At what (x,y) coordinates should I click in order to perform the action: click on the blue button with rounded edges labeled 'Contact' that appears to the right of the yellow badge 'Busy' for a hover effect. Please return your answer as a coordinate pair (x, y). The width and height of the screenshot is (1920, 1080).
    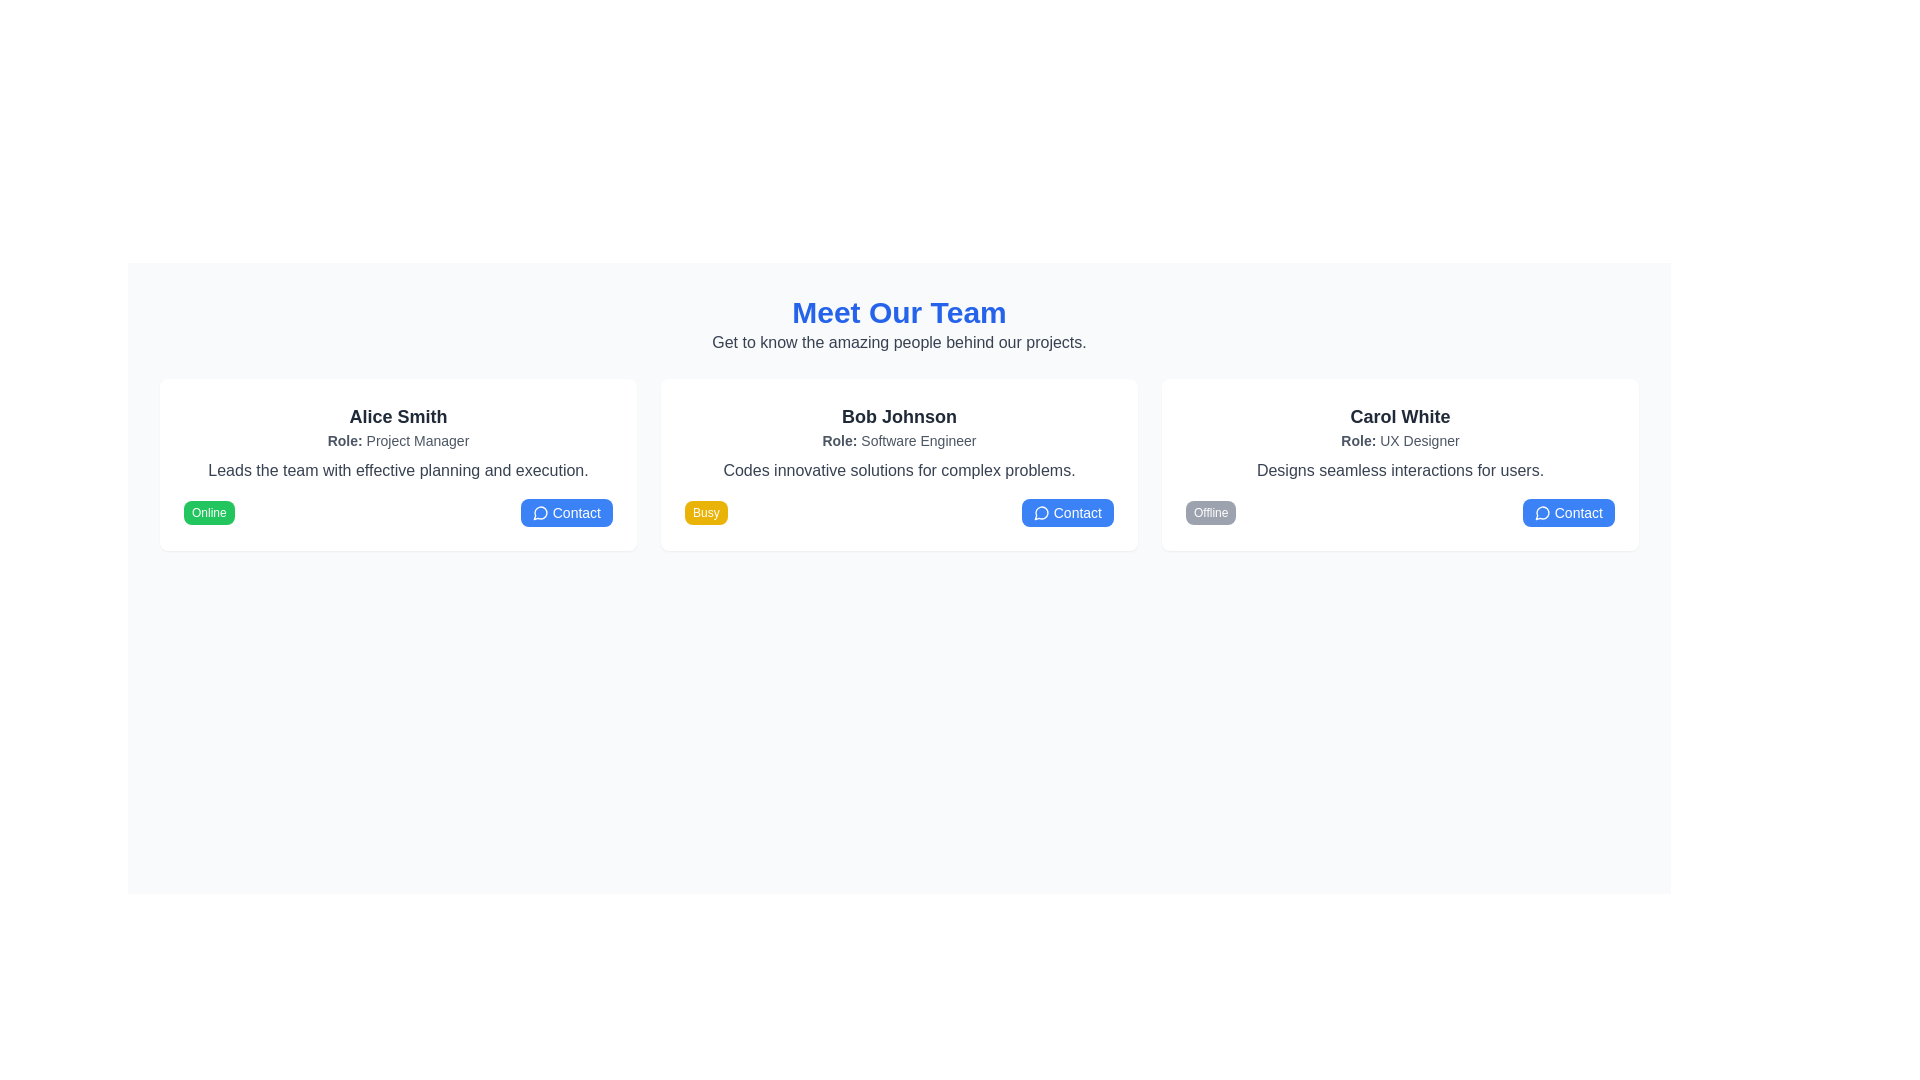
    Looking at the image, I should click on (1066, 512).